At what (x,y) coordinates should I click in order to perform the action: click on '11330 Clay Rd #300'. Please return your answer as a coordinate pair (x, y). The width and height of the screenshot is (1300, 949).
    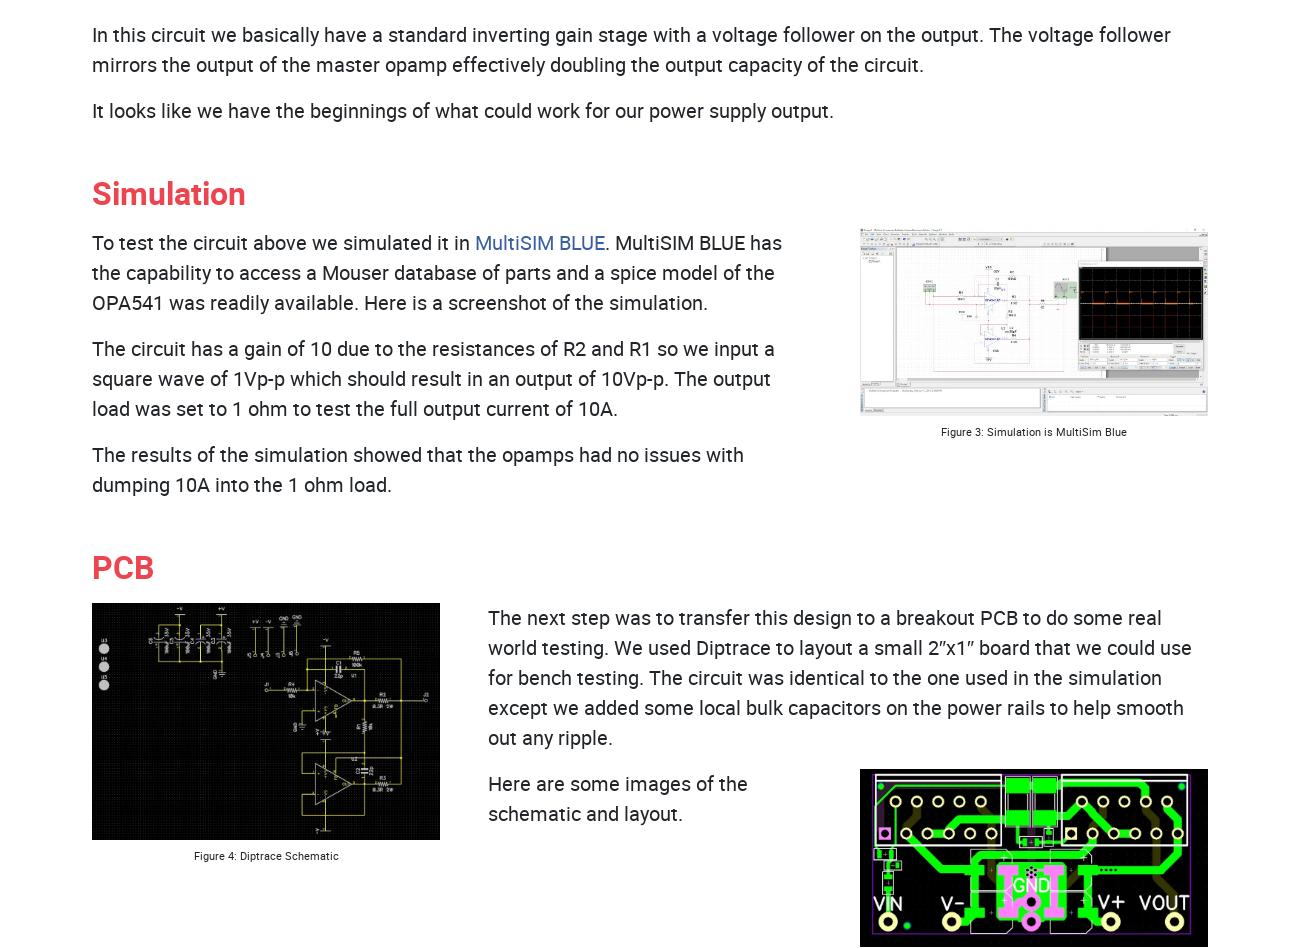
    Looking at the image, I should click on (849, 329).